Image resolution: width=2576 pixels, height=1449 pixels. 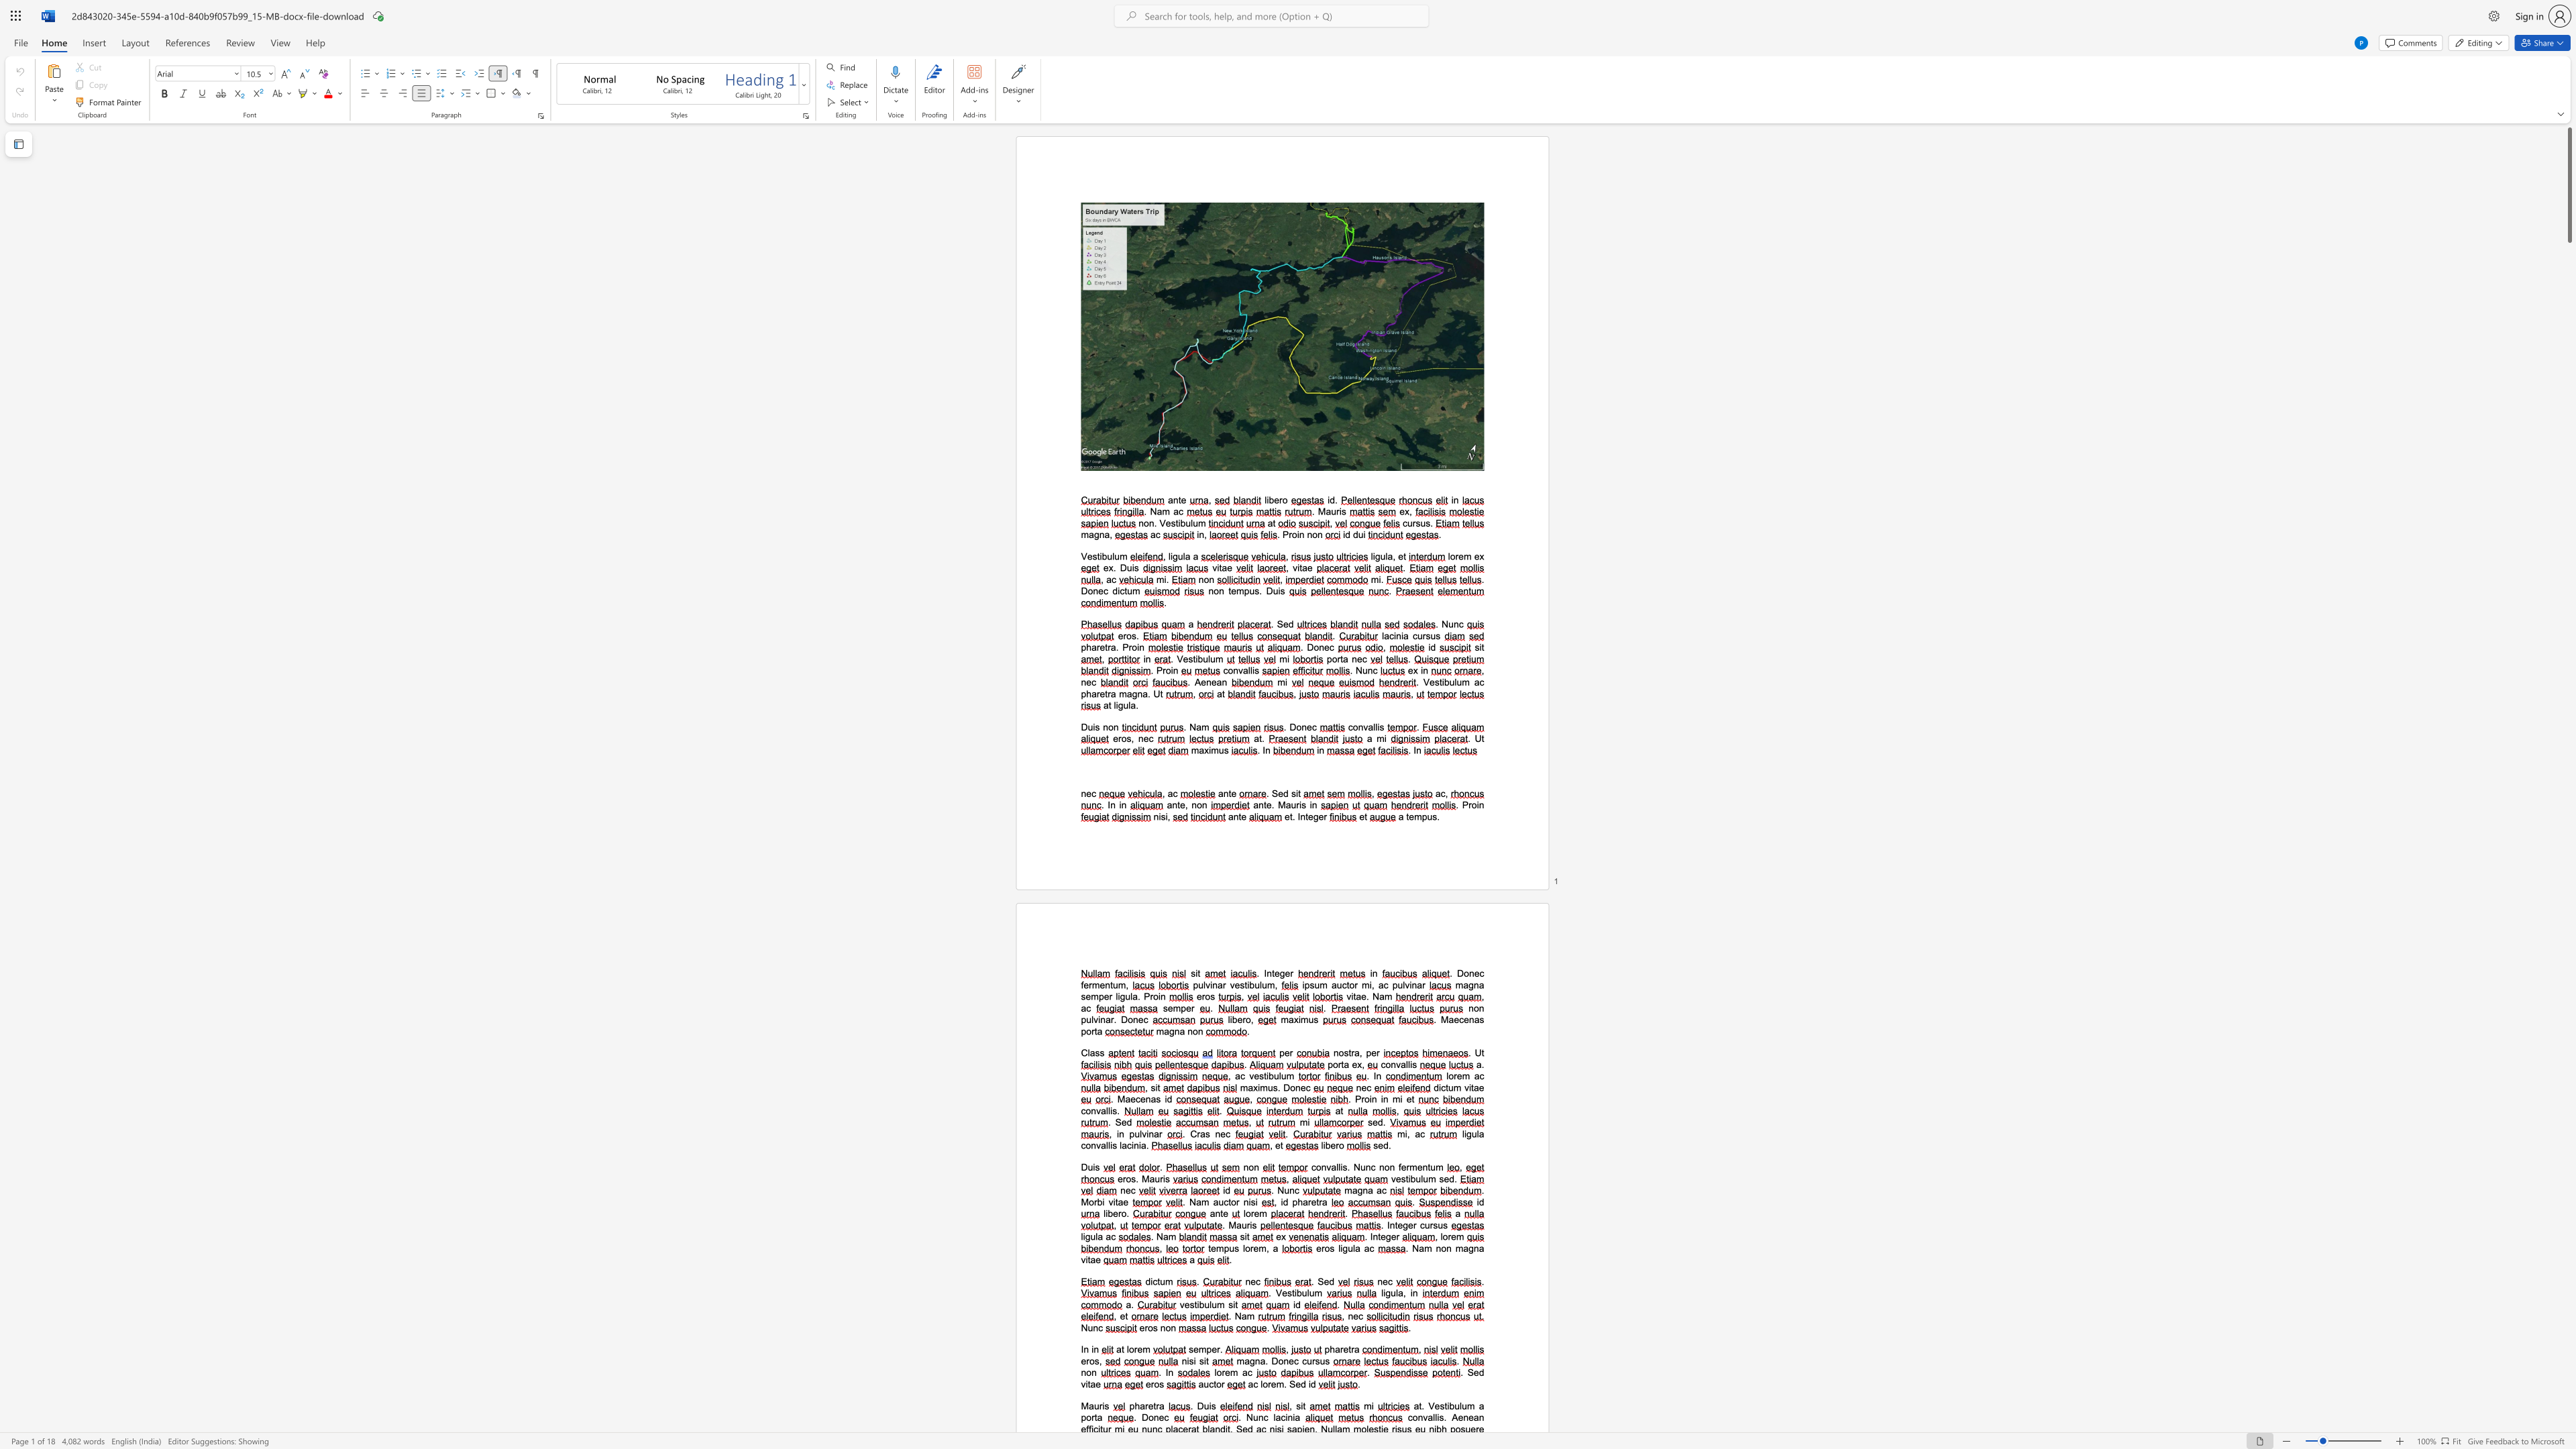 I want to click on the space between the continuous character "n" and "t" in the text, so click(x=1376, y=1235).